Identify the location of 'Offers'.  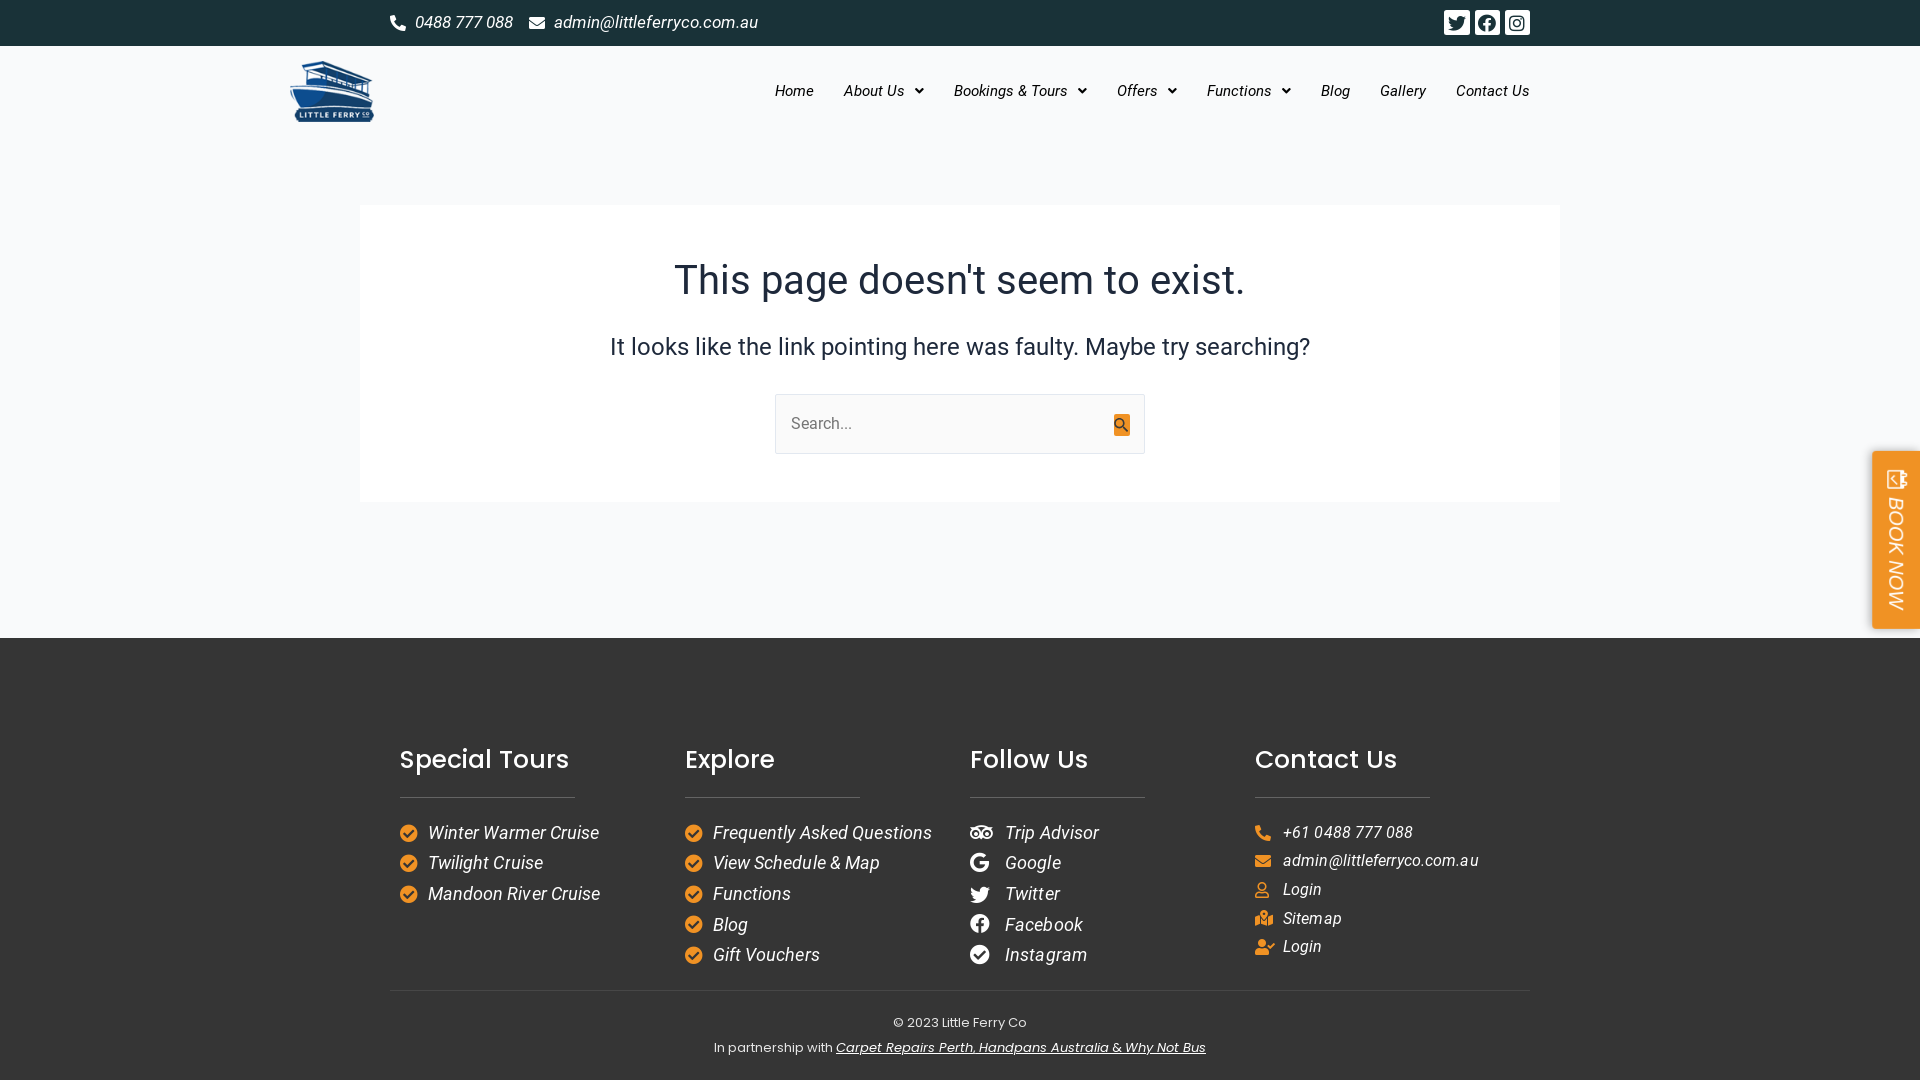
(1147, 91).